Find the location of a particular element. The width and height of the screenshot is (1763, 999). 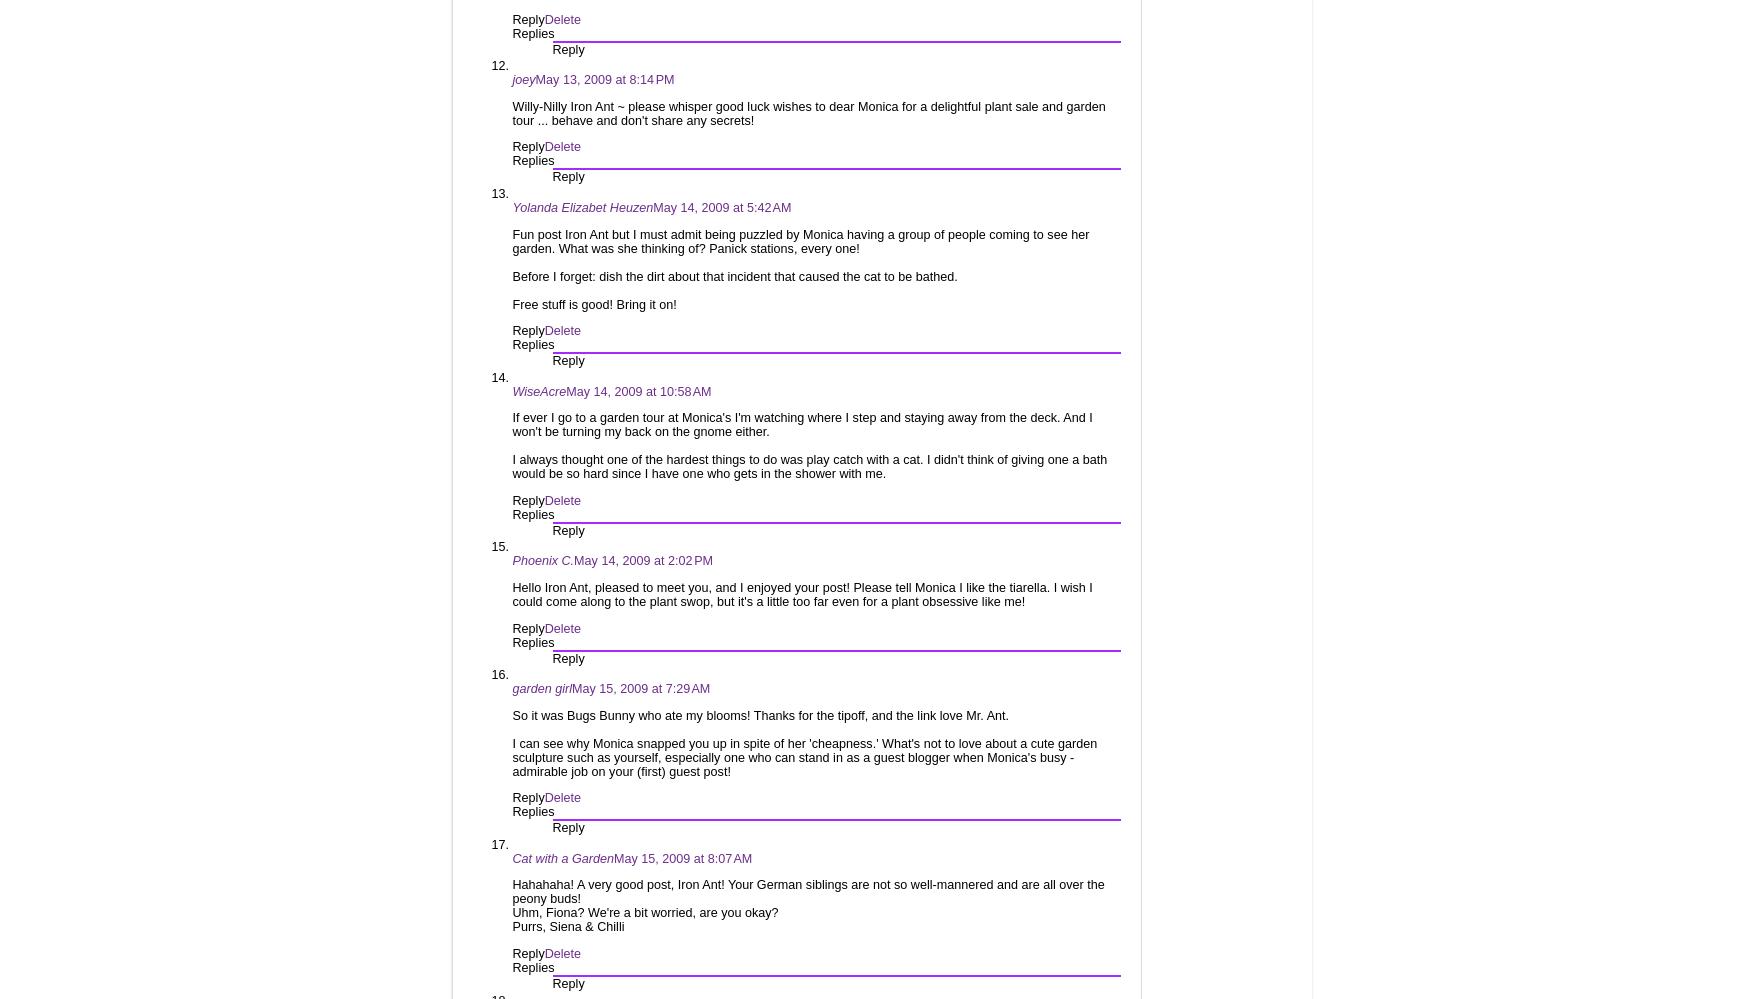

'I always thought one of the hardest things to do was play catch with a cat. I didn't think of giving one a bath would be so hard since I have one who gets in the shower with me.' is located at coordinates (809, 467).